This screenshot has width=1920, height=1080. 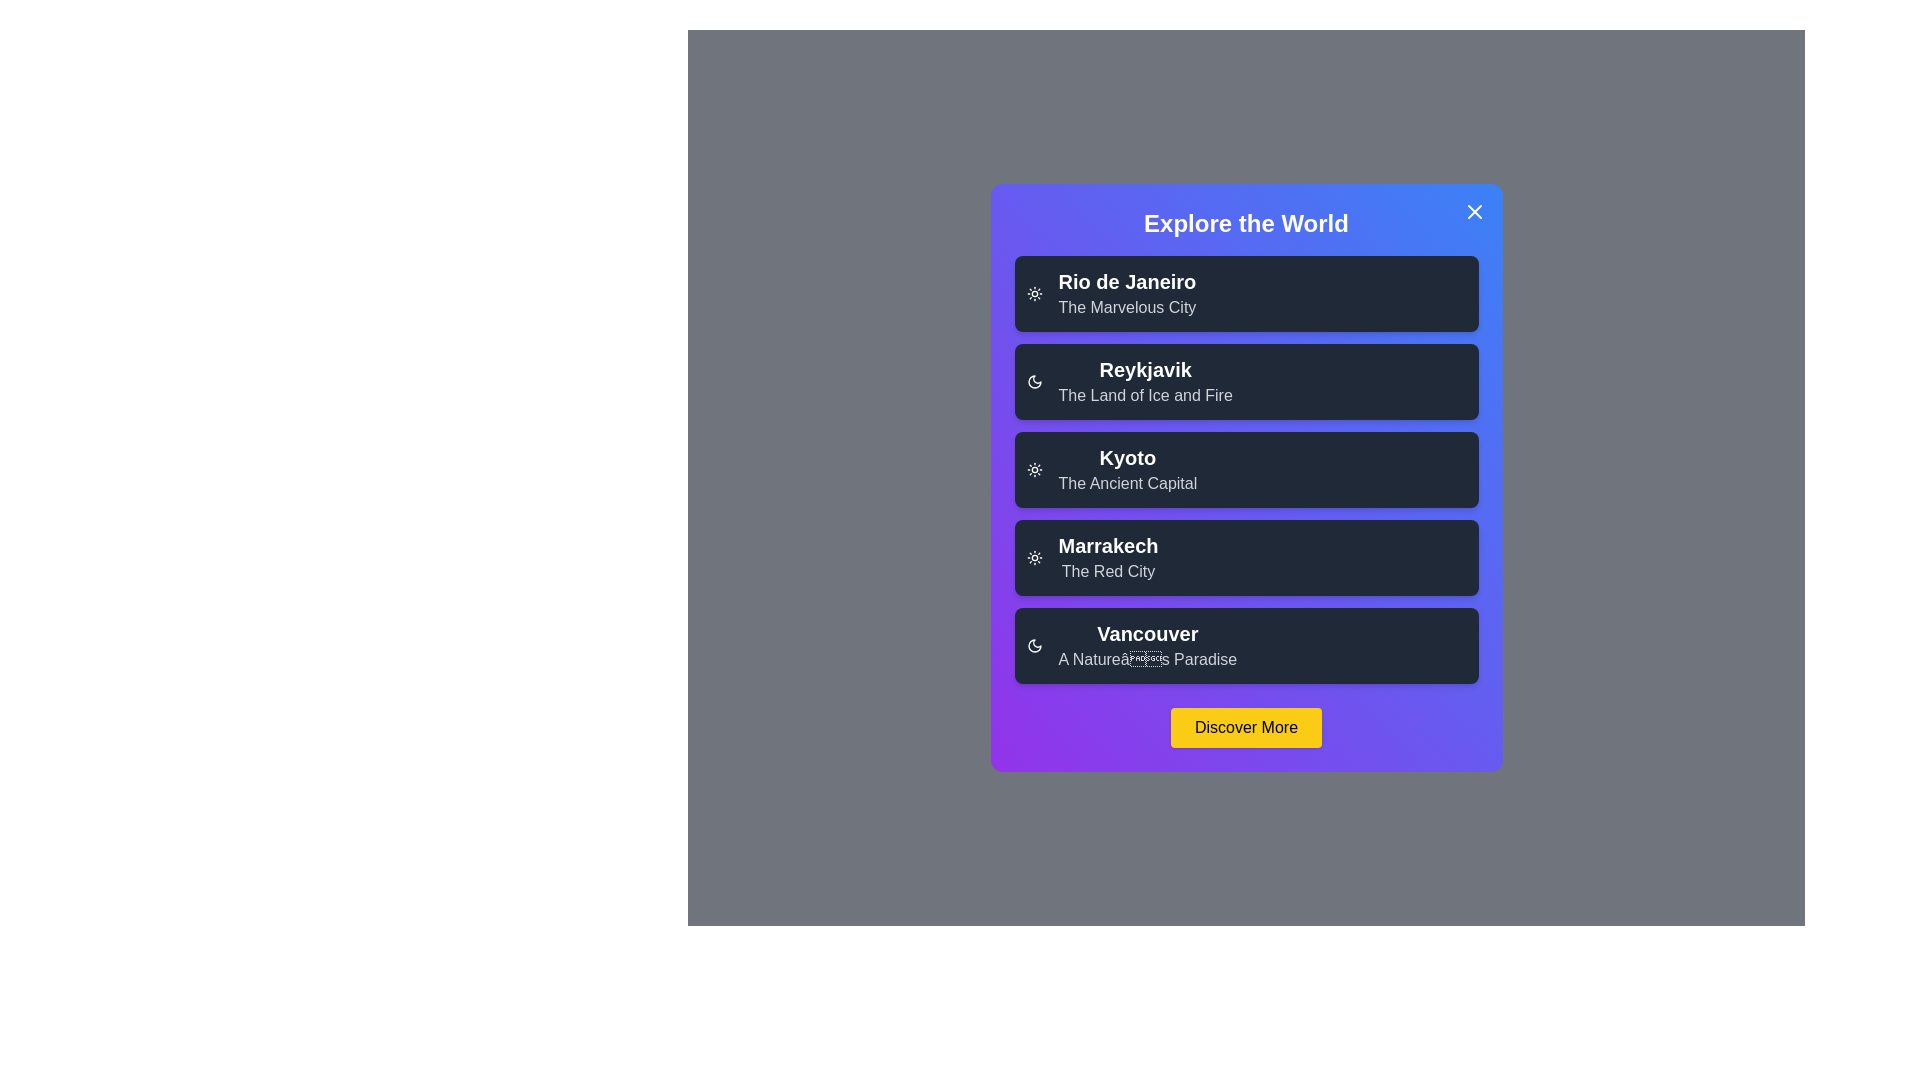 I want to click on the 'Discover More' button, so click(x=1245, y=728).